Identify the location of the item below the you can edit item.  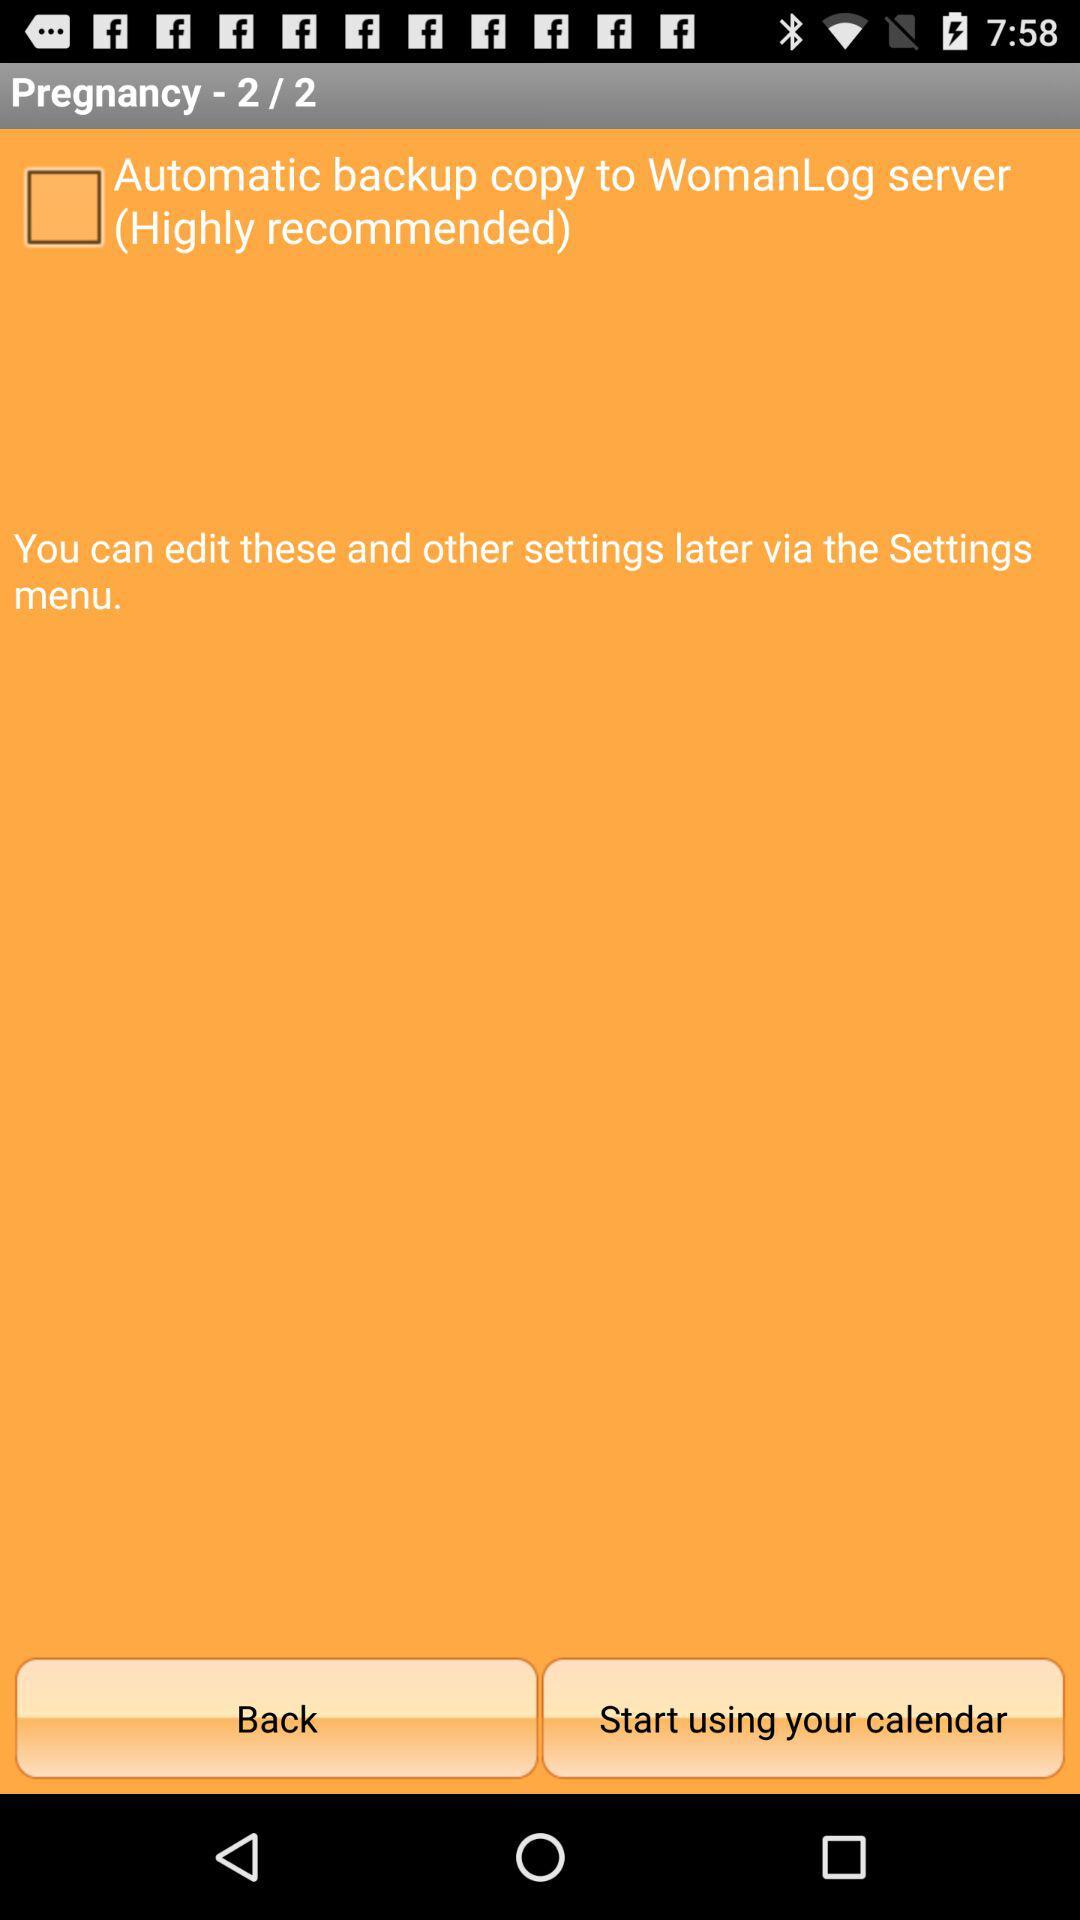
(276, 1717).